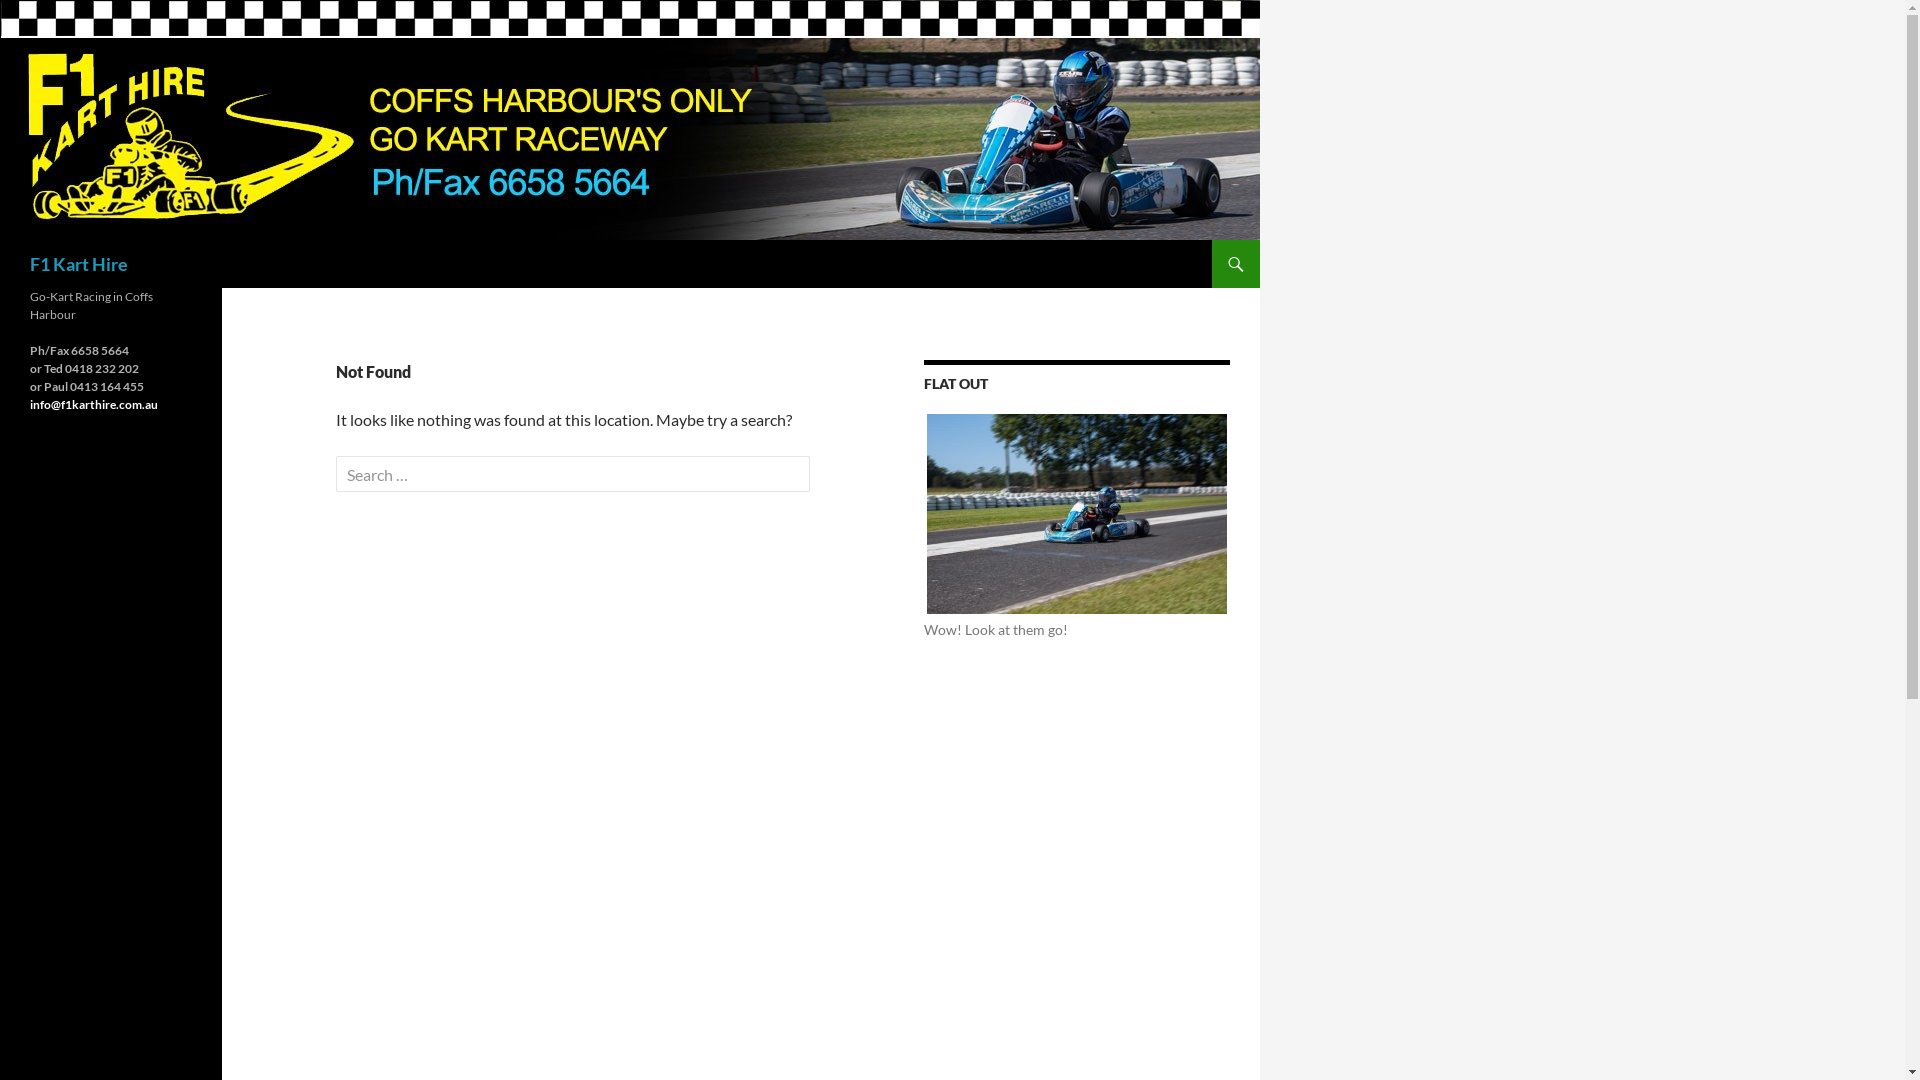 This screenshot has height=1080, width=1920. I want to click on 'info@f1karthire.com.au', so click(93, 404).